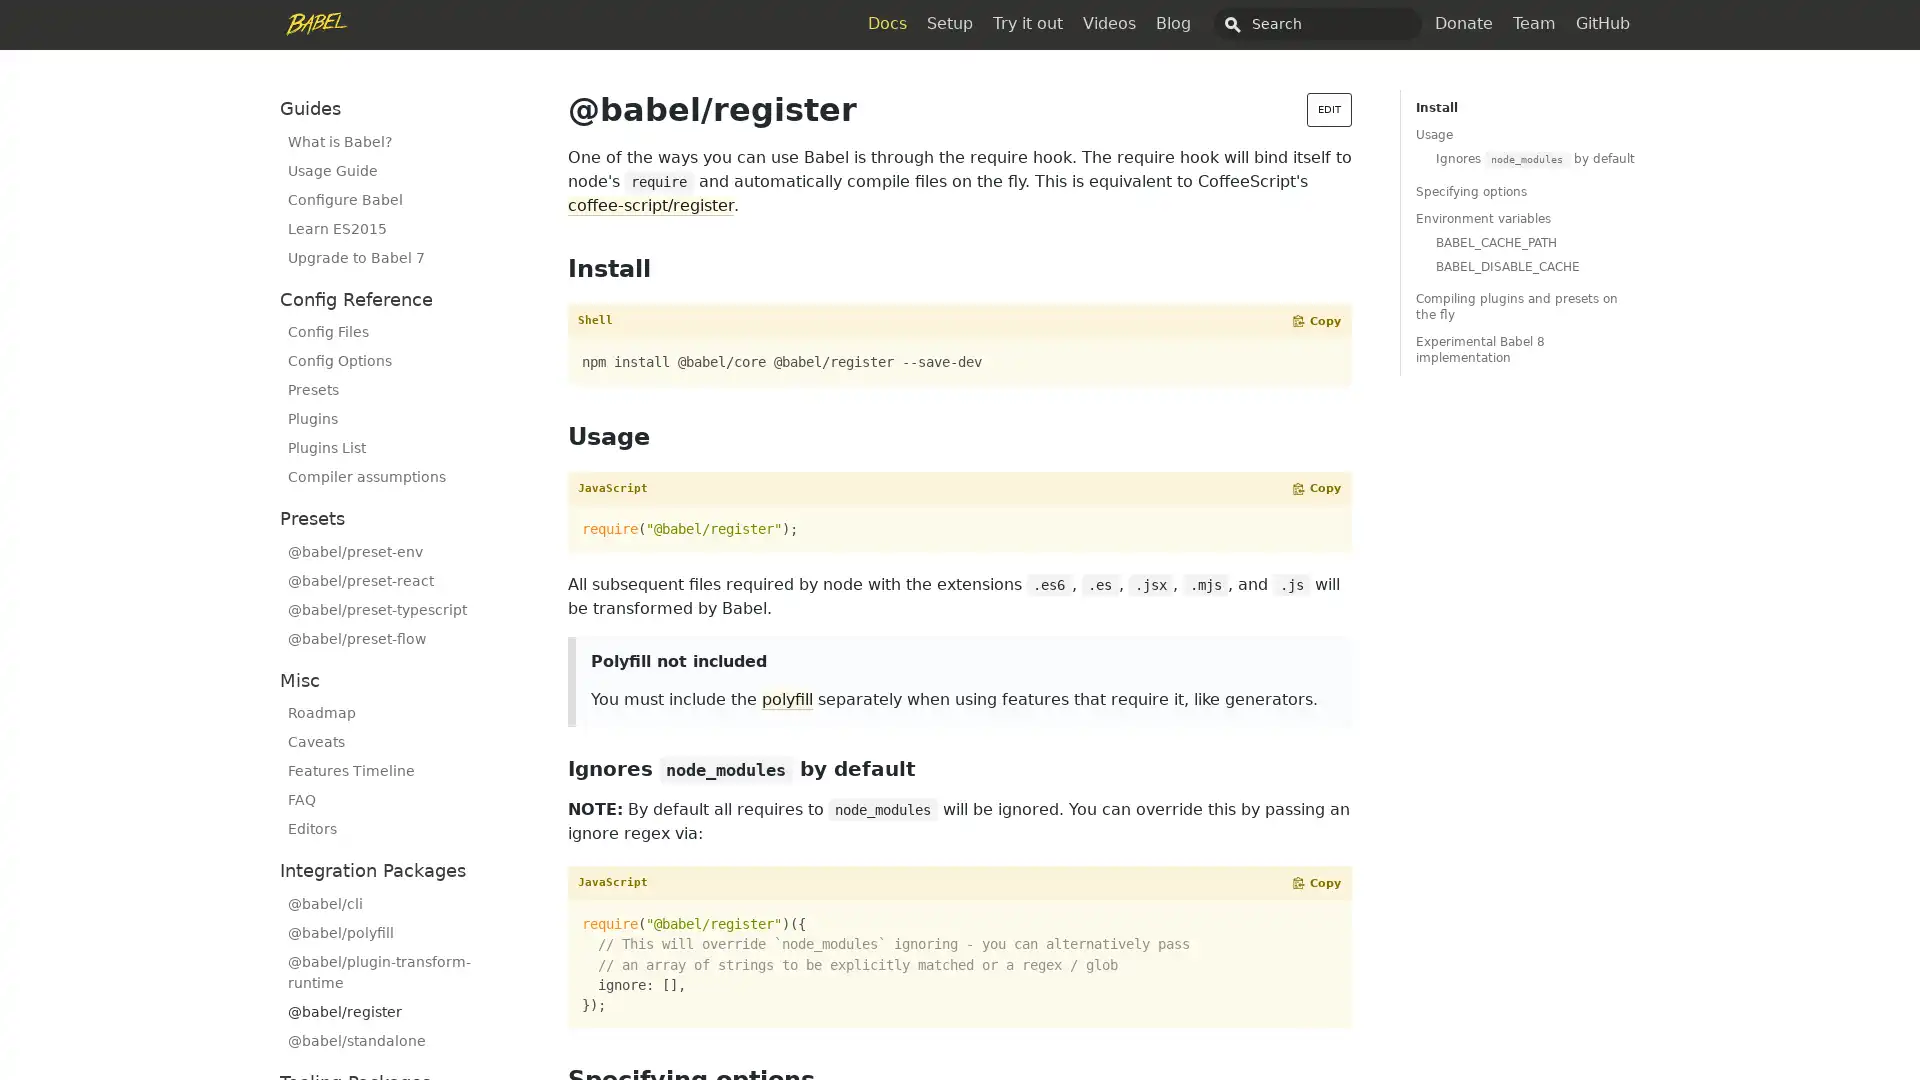  Describe the element at coordinates (1316, 882) in the screenshot. I see `Copy code to clipboard` at that location.